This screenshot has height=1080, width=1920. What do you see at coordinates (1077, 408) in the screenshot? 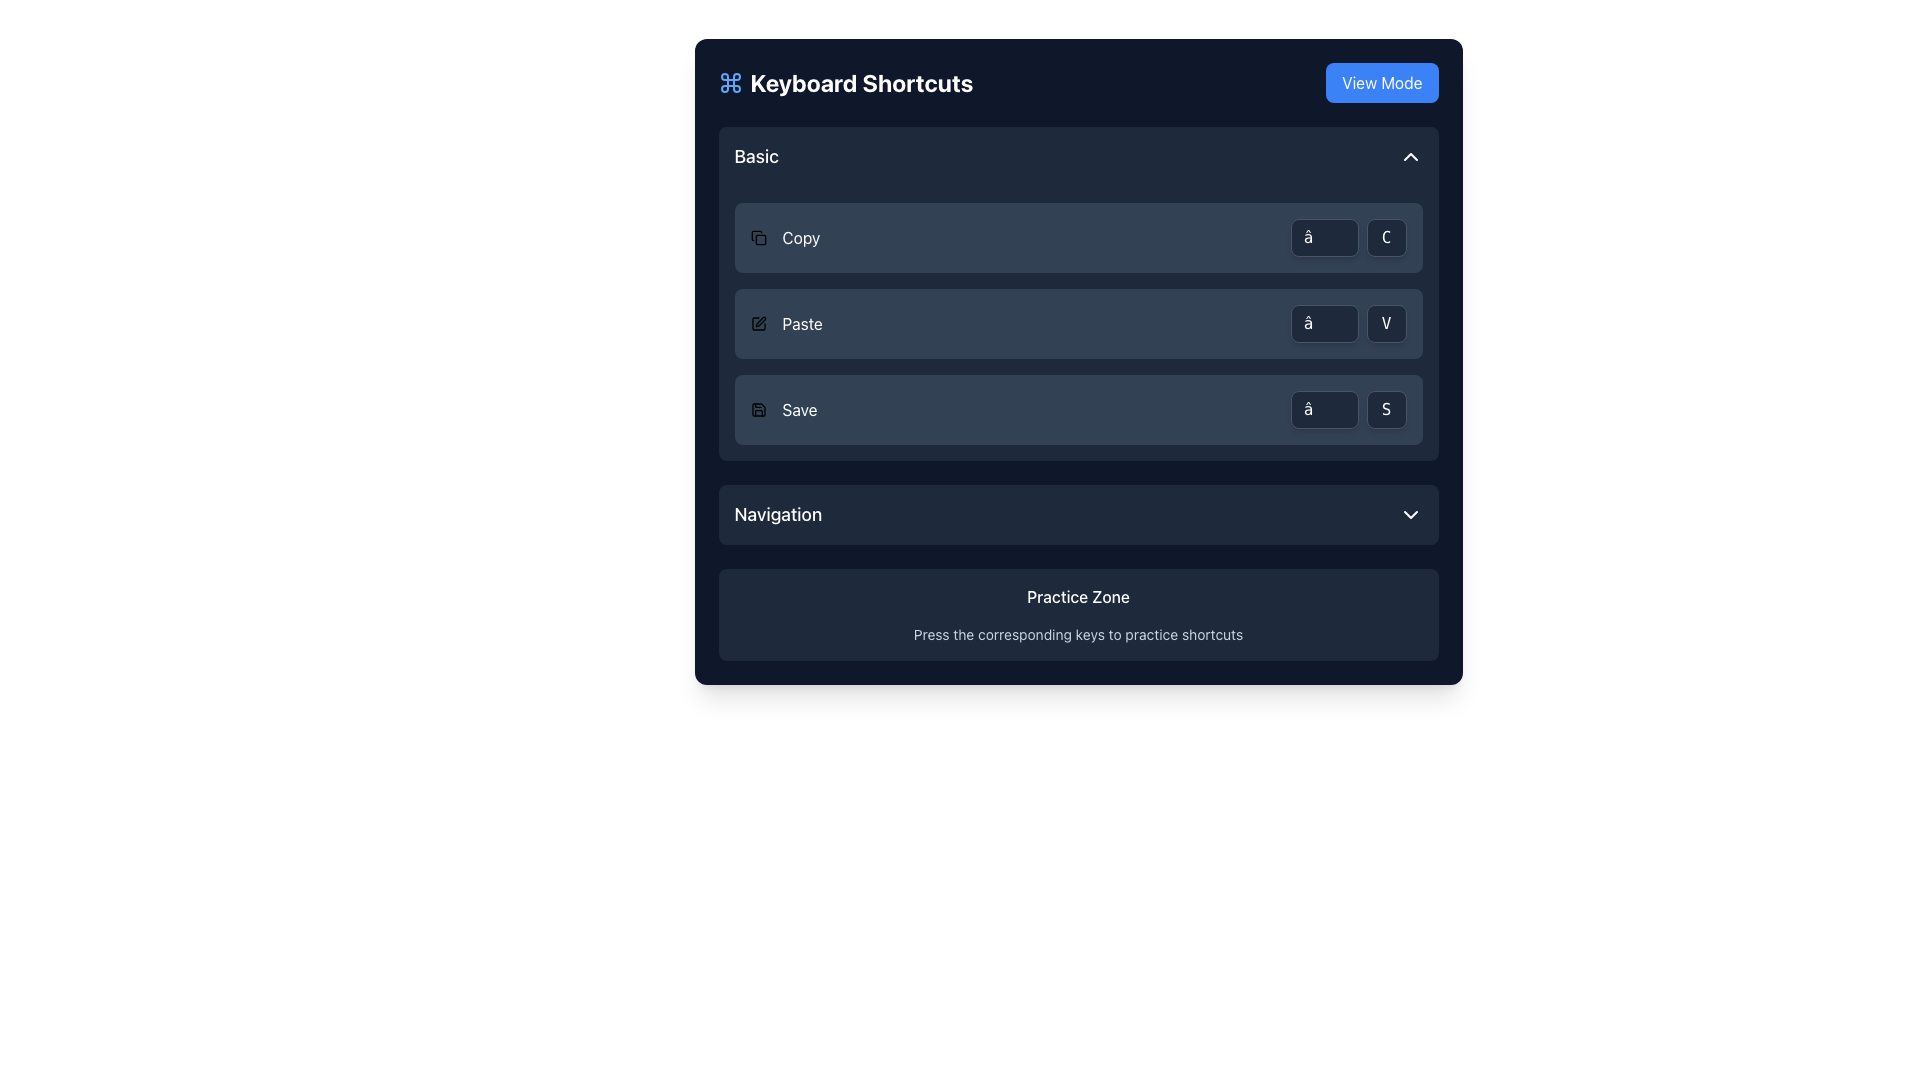
I see `the save function information block located` at bounding box center [1077, 408].